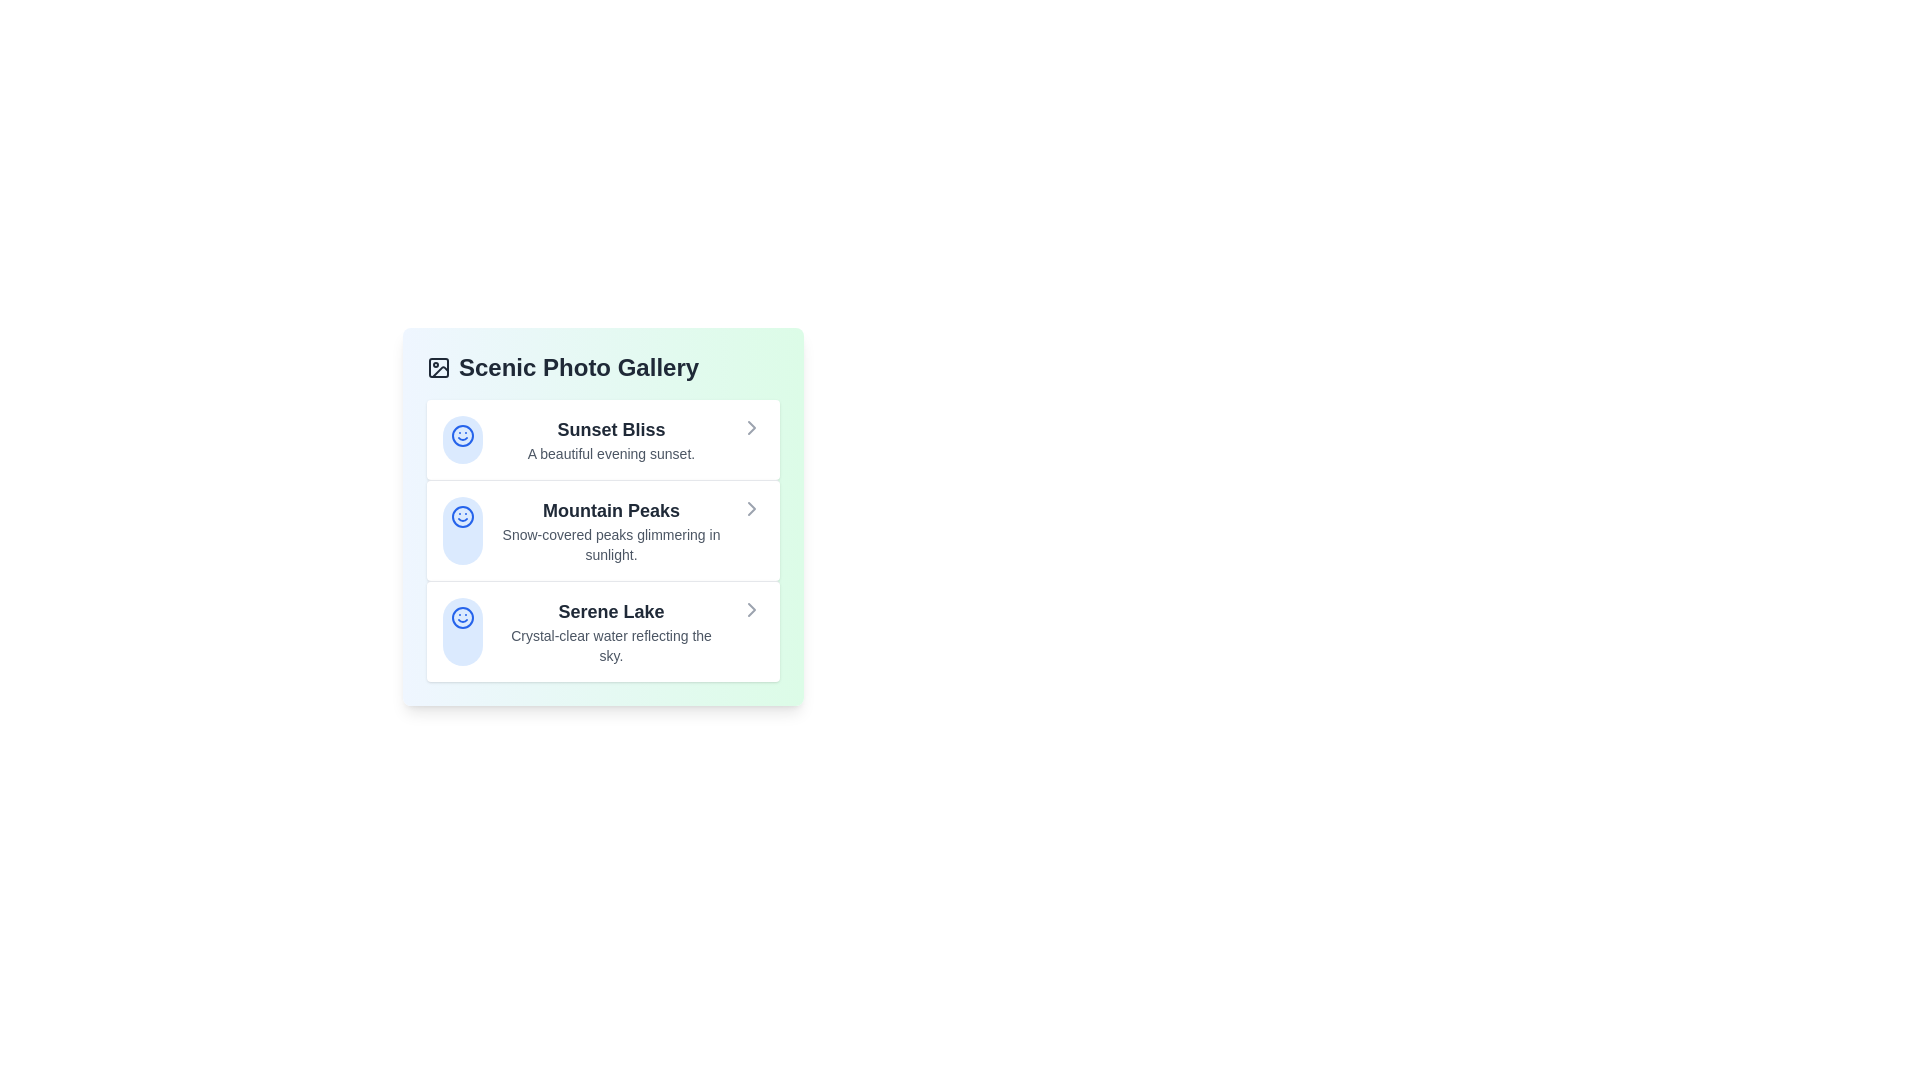 The image size is (1920, 1080). I want to click on the gallery item corresponding to Serene Lake, so click(602, 631).